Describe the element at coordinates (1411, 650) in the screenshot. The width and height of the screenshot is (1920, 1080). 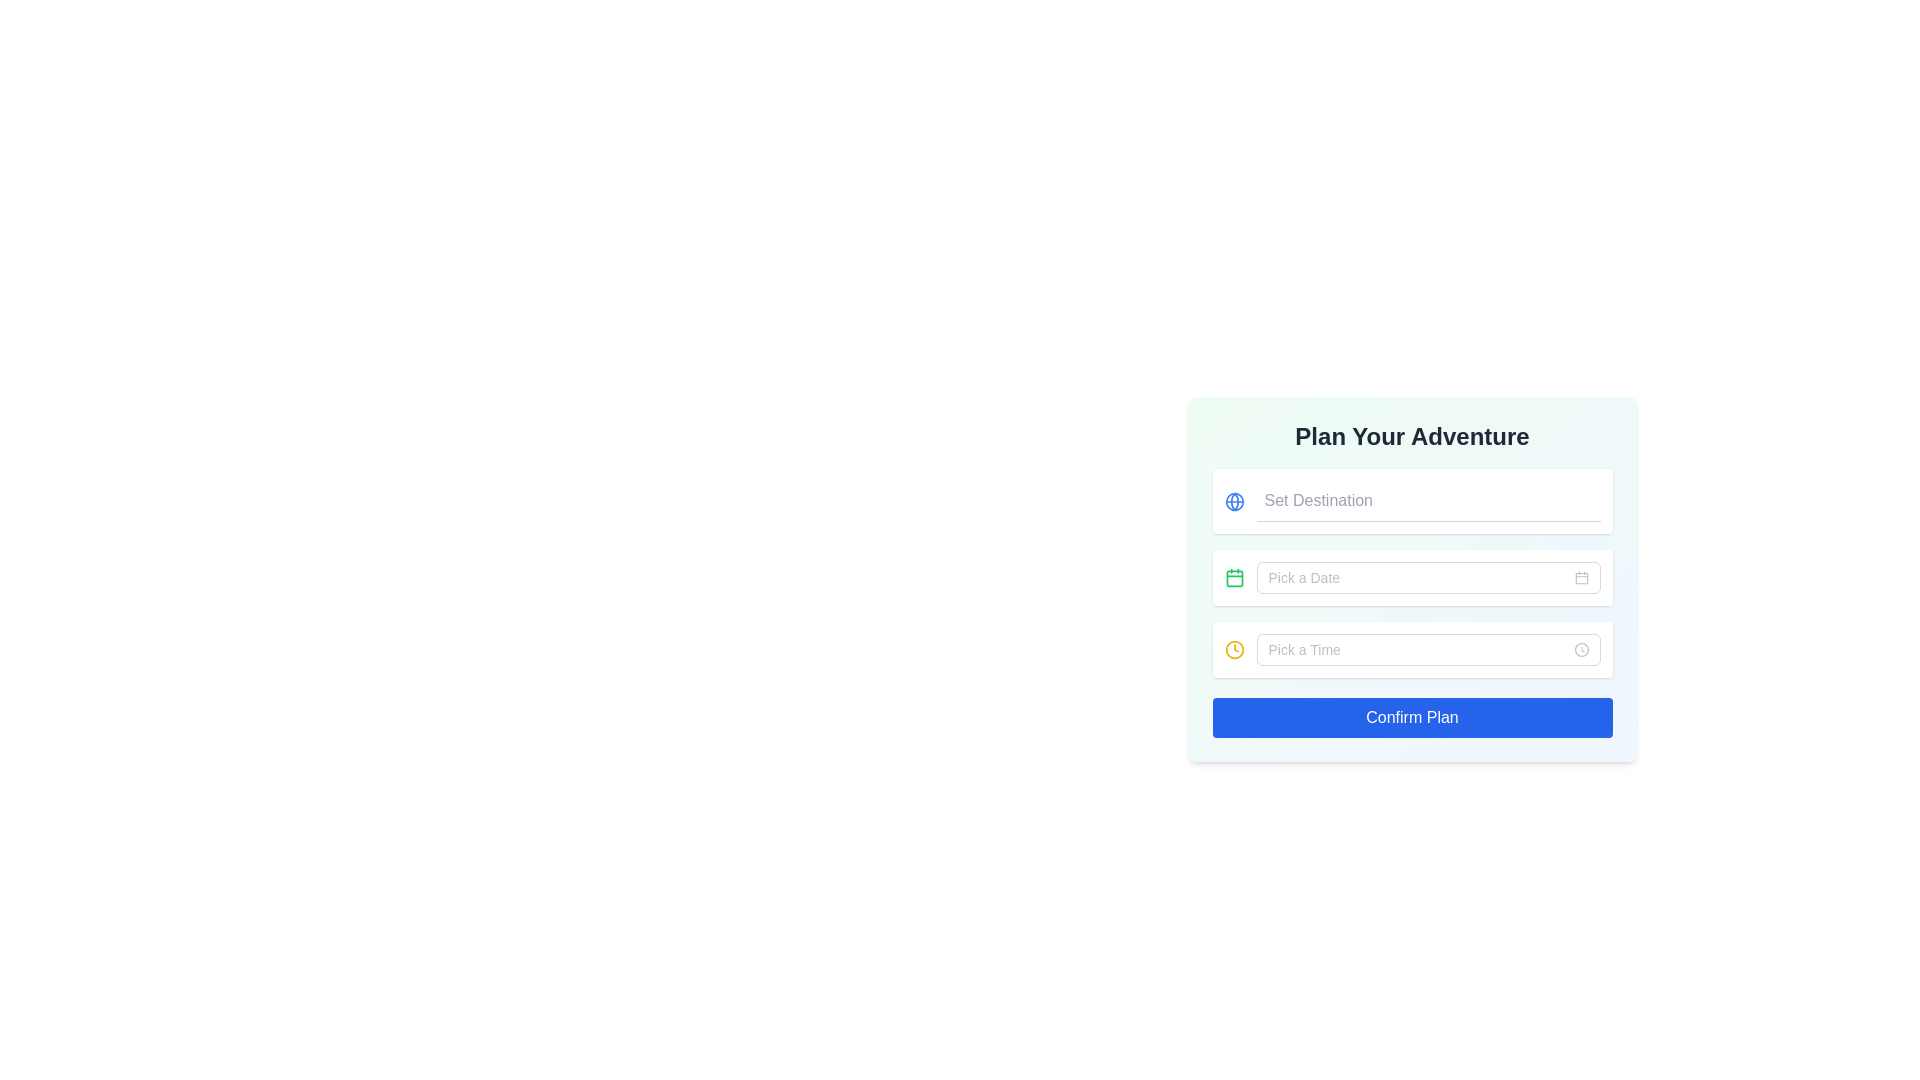
I see `a specific time within the Time Picker Input Field, which opens a time picker dialog when interacted with` at that location.